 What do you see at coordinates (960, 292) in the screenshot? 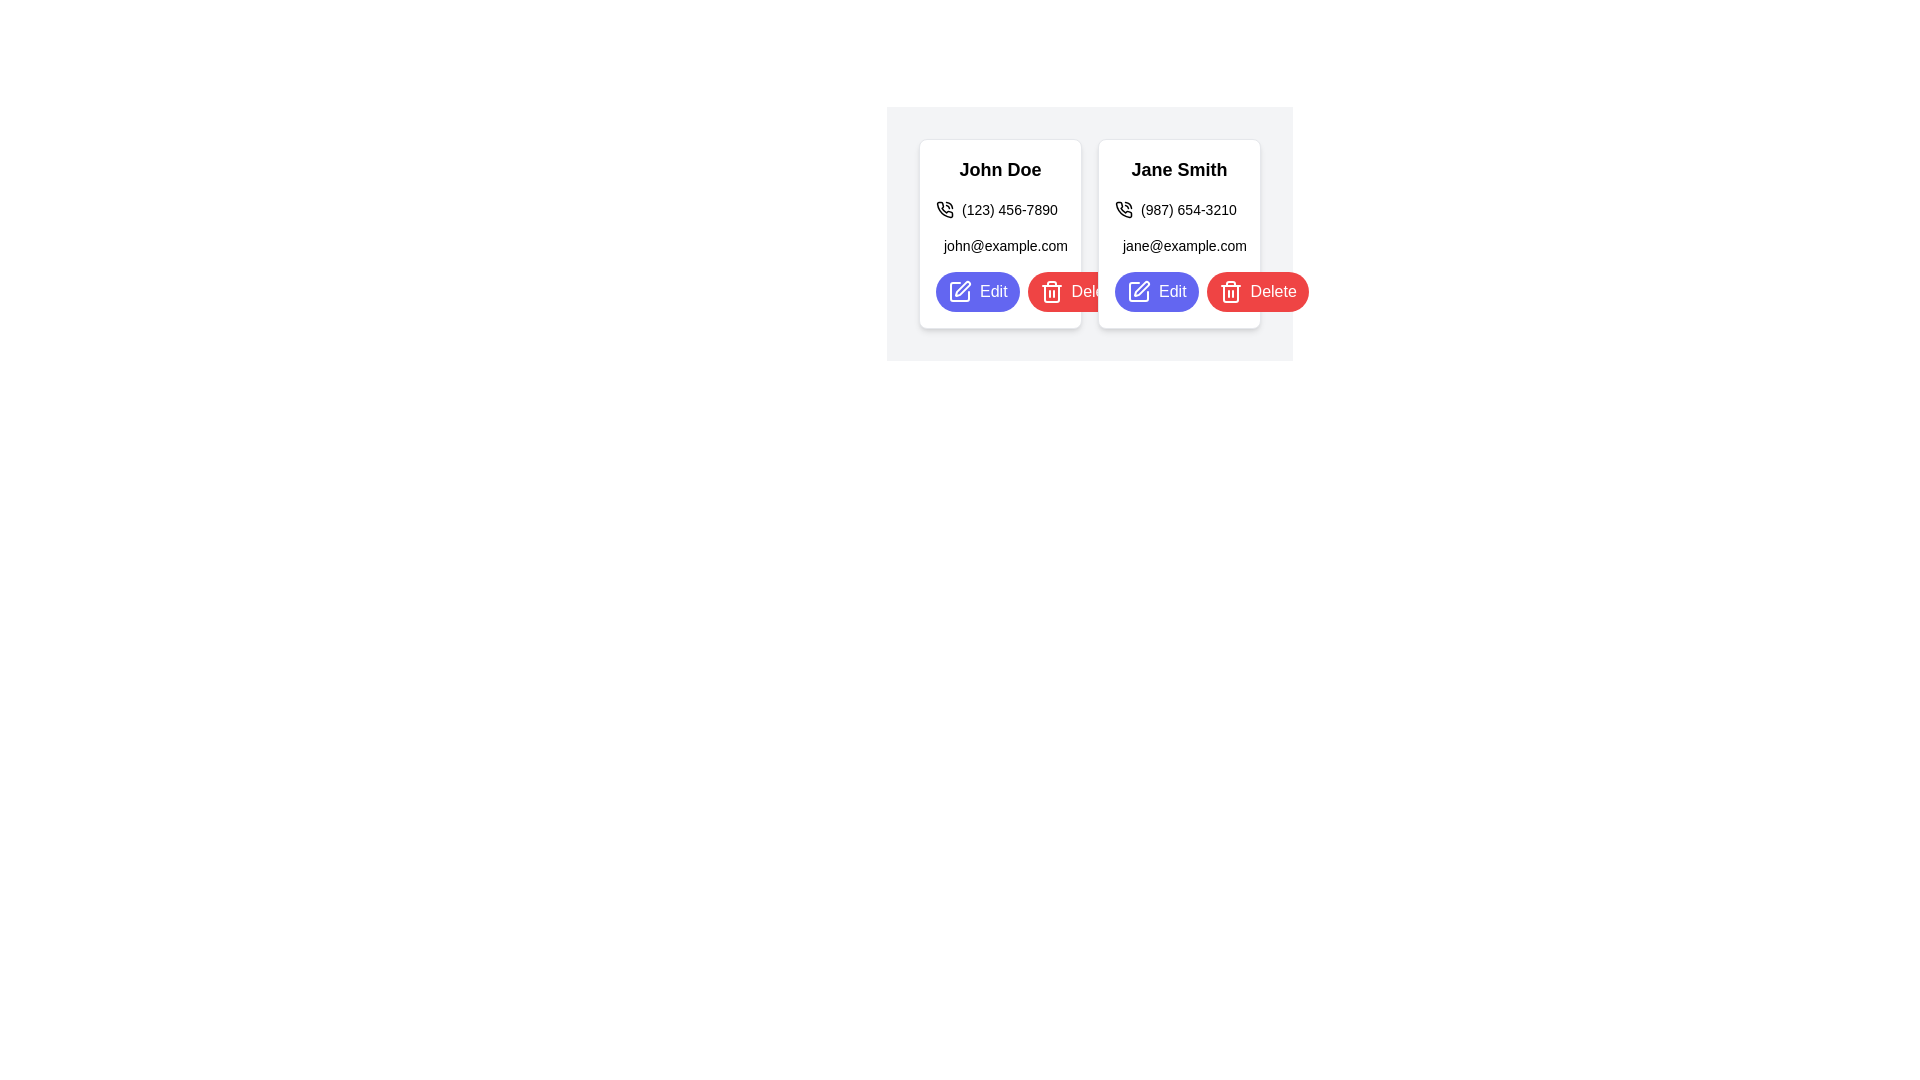
I see `the edit icon located to the left of the text 'Edit' in the button component beneath the contact card titled 'John Doe'` at bounding box center [960, 292].